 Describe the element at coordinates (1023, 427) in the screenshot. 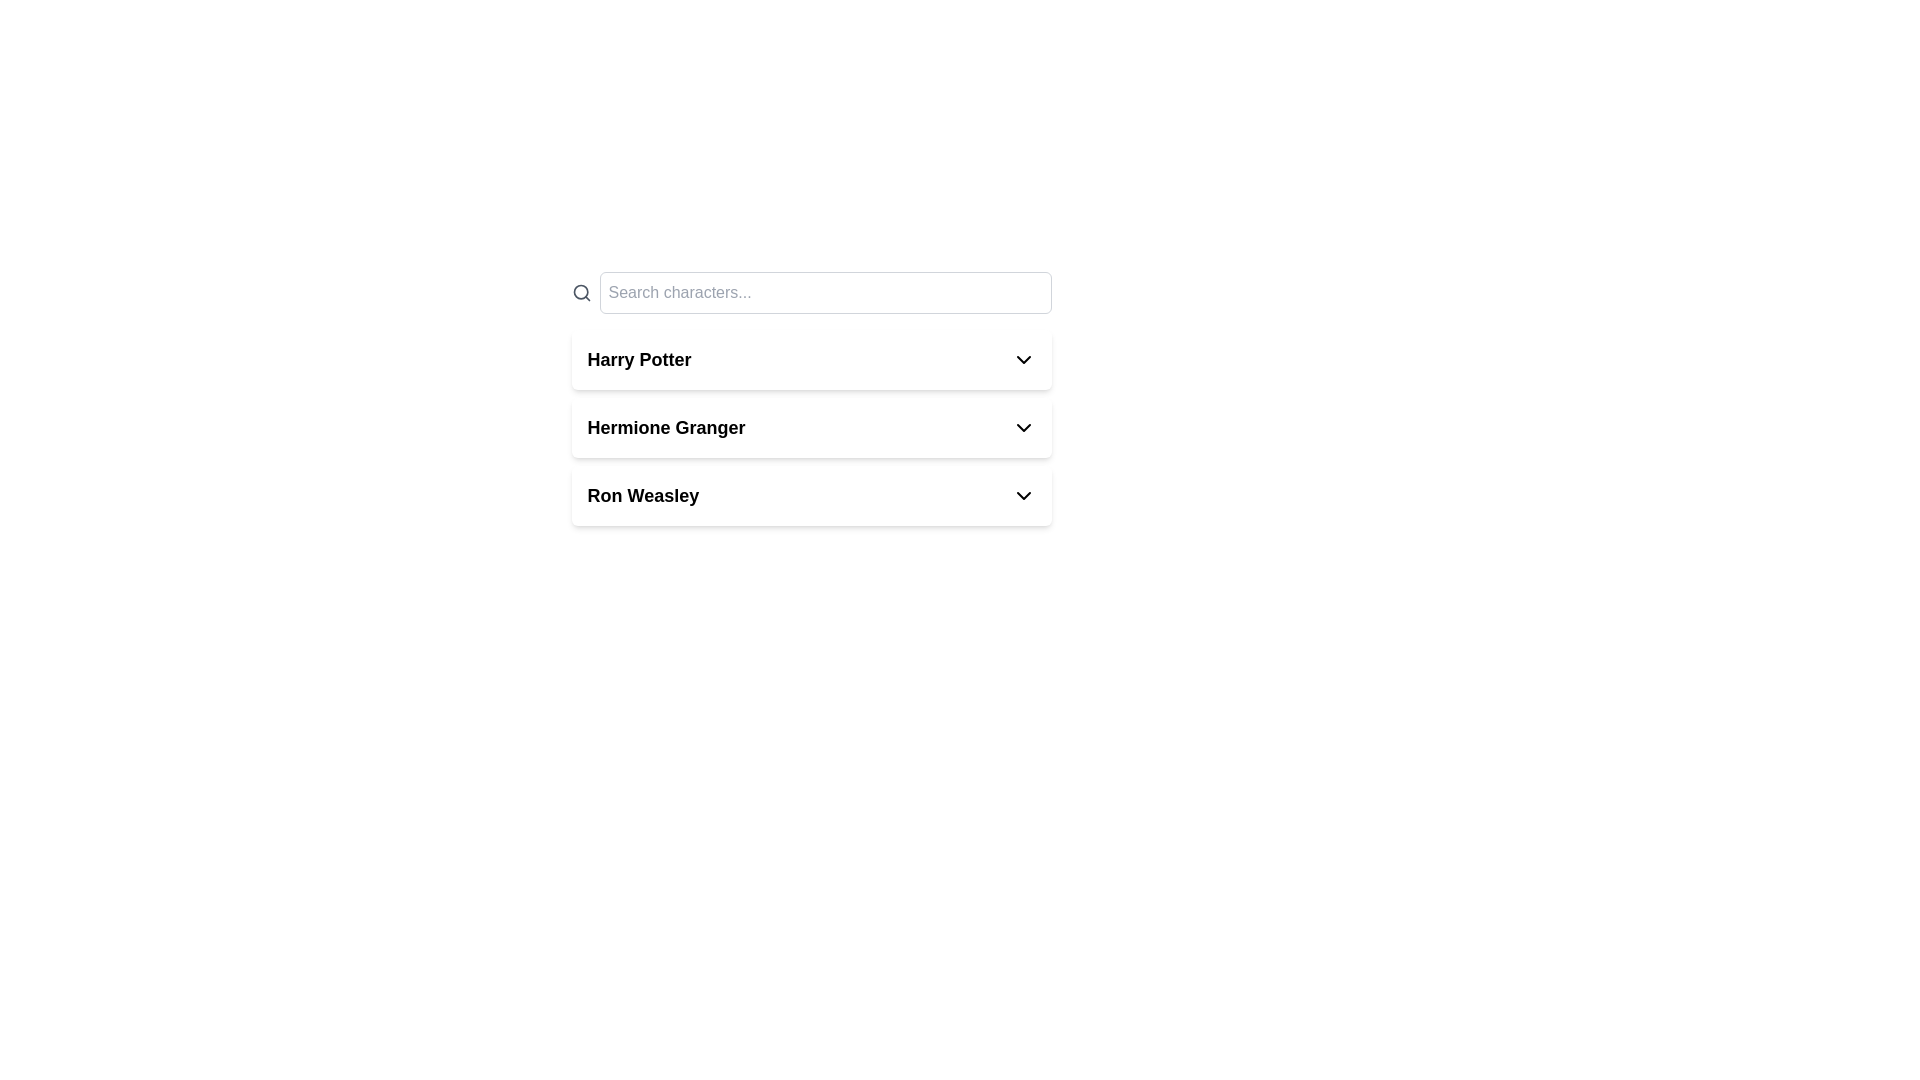

I see `the downward-pointing chevron icon with a black stroke outline located beside the text 'Hermione Granger' in the second row of the dropdown list` at that location.